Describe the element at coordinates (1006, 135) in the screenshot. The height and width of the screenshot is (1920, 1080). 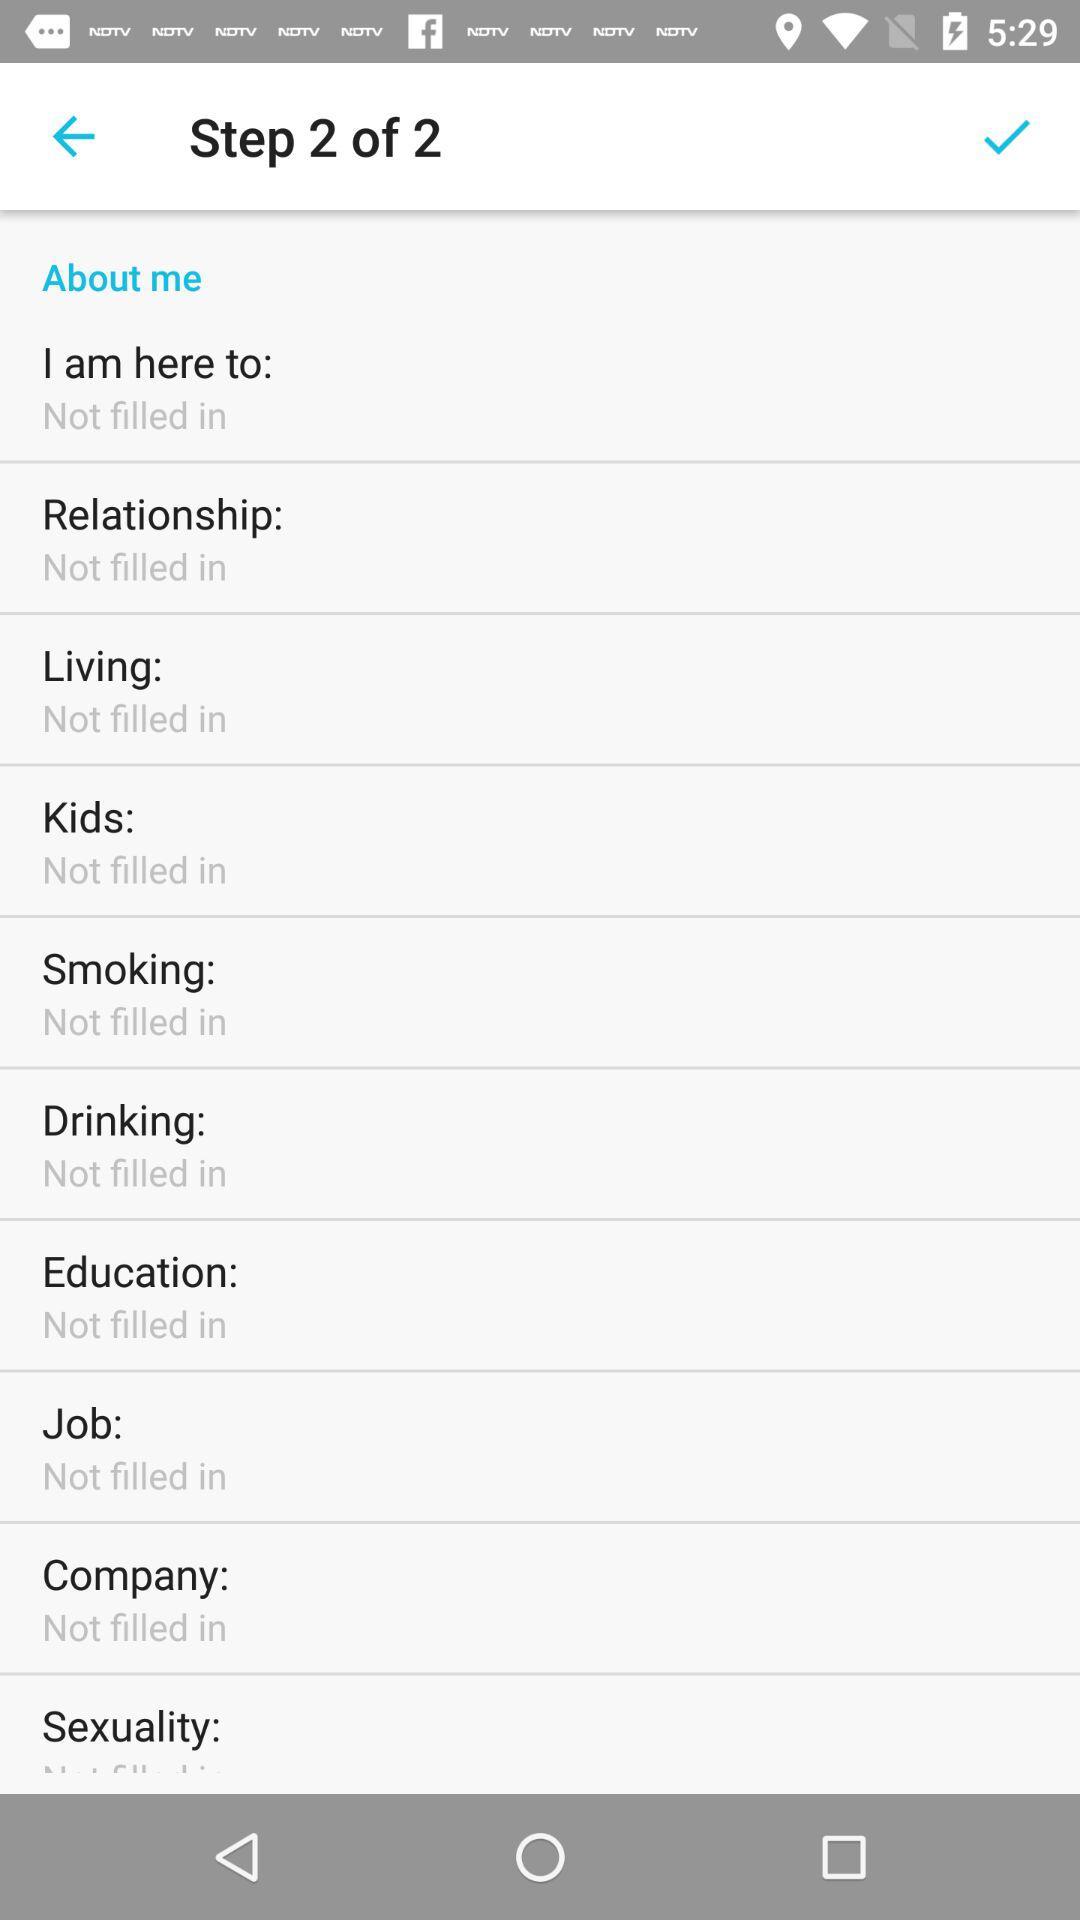
I see `the icon at the top right corner` at that location.